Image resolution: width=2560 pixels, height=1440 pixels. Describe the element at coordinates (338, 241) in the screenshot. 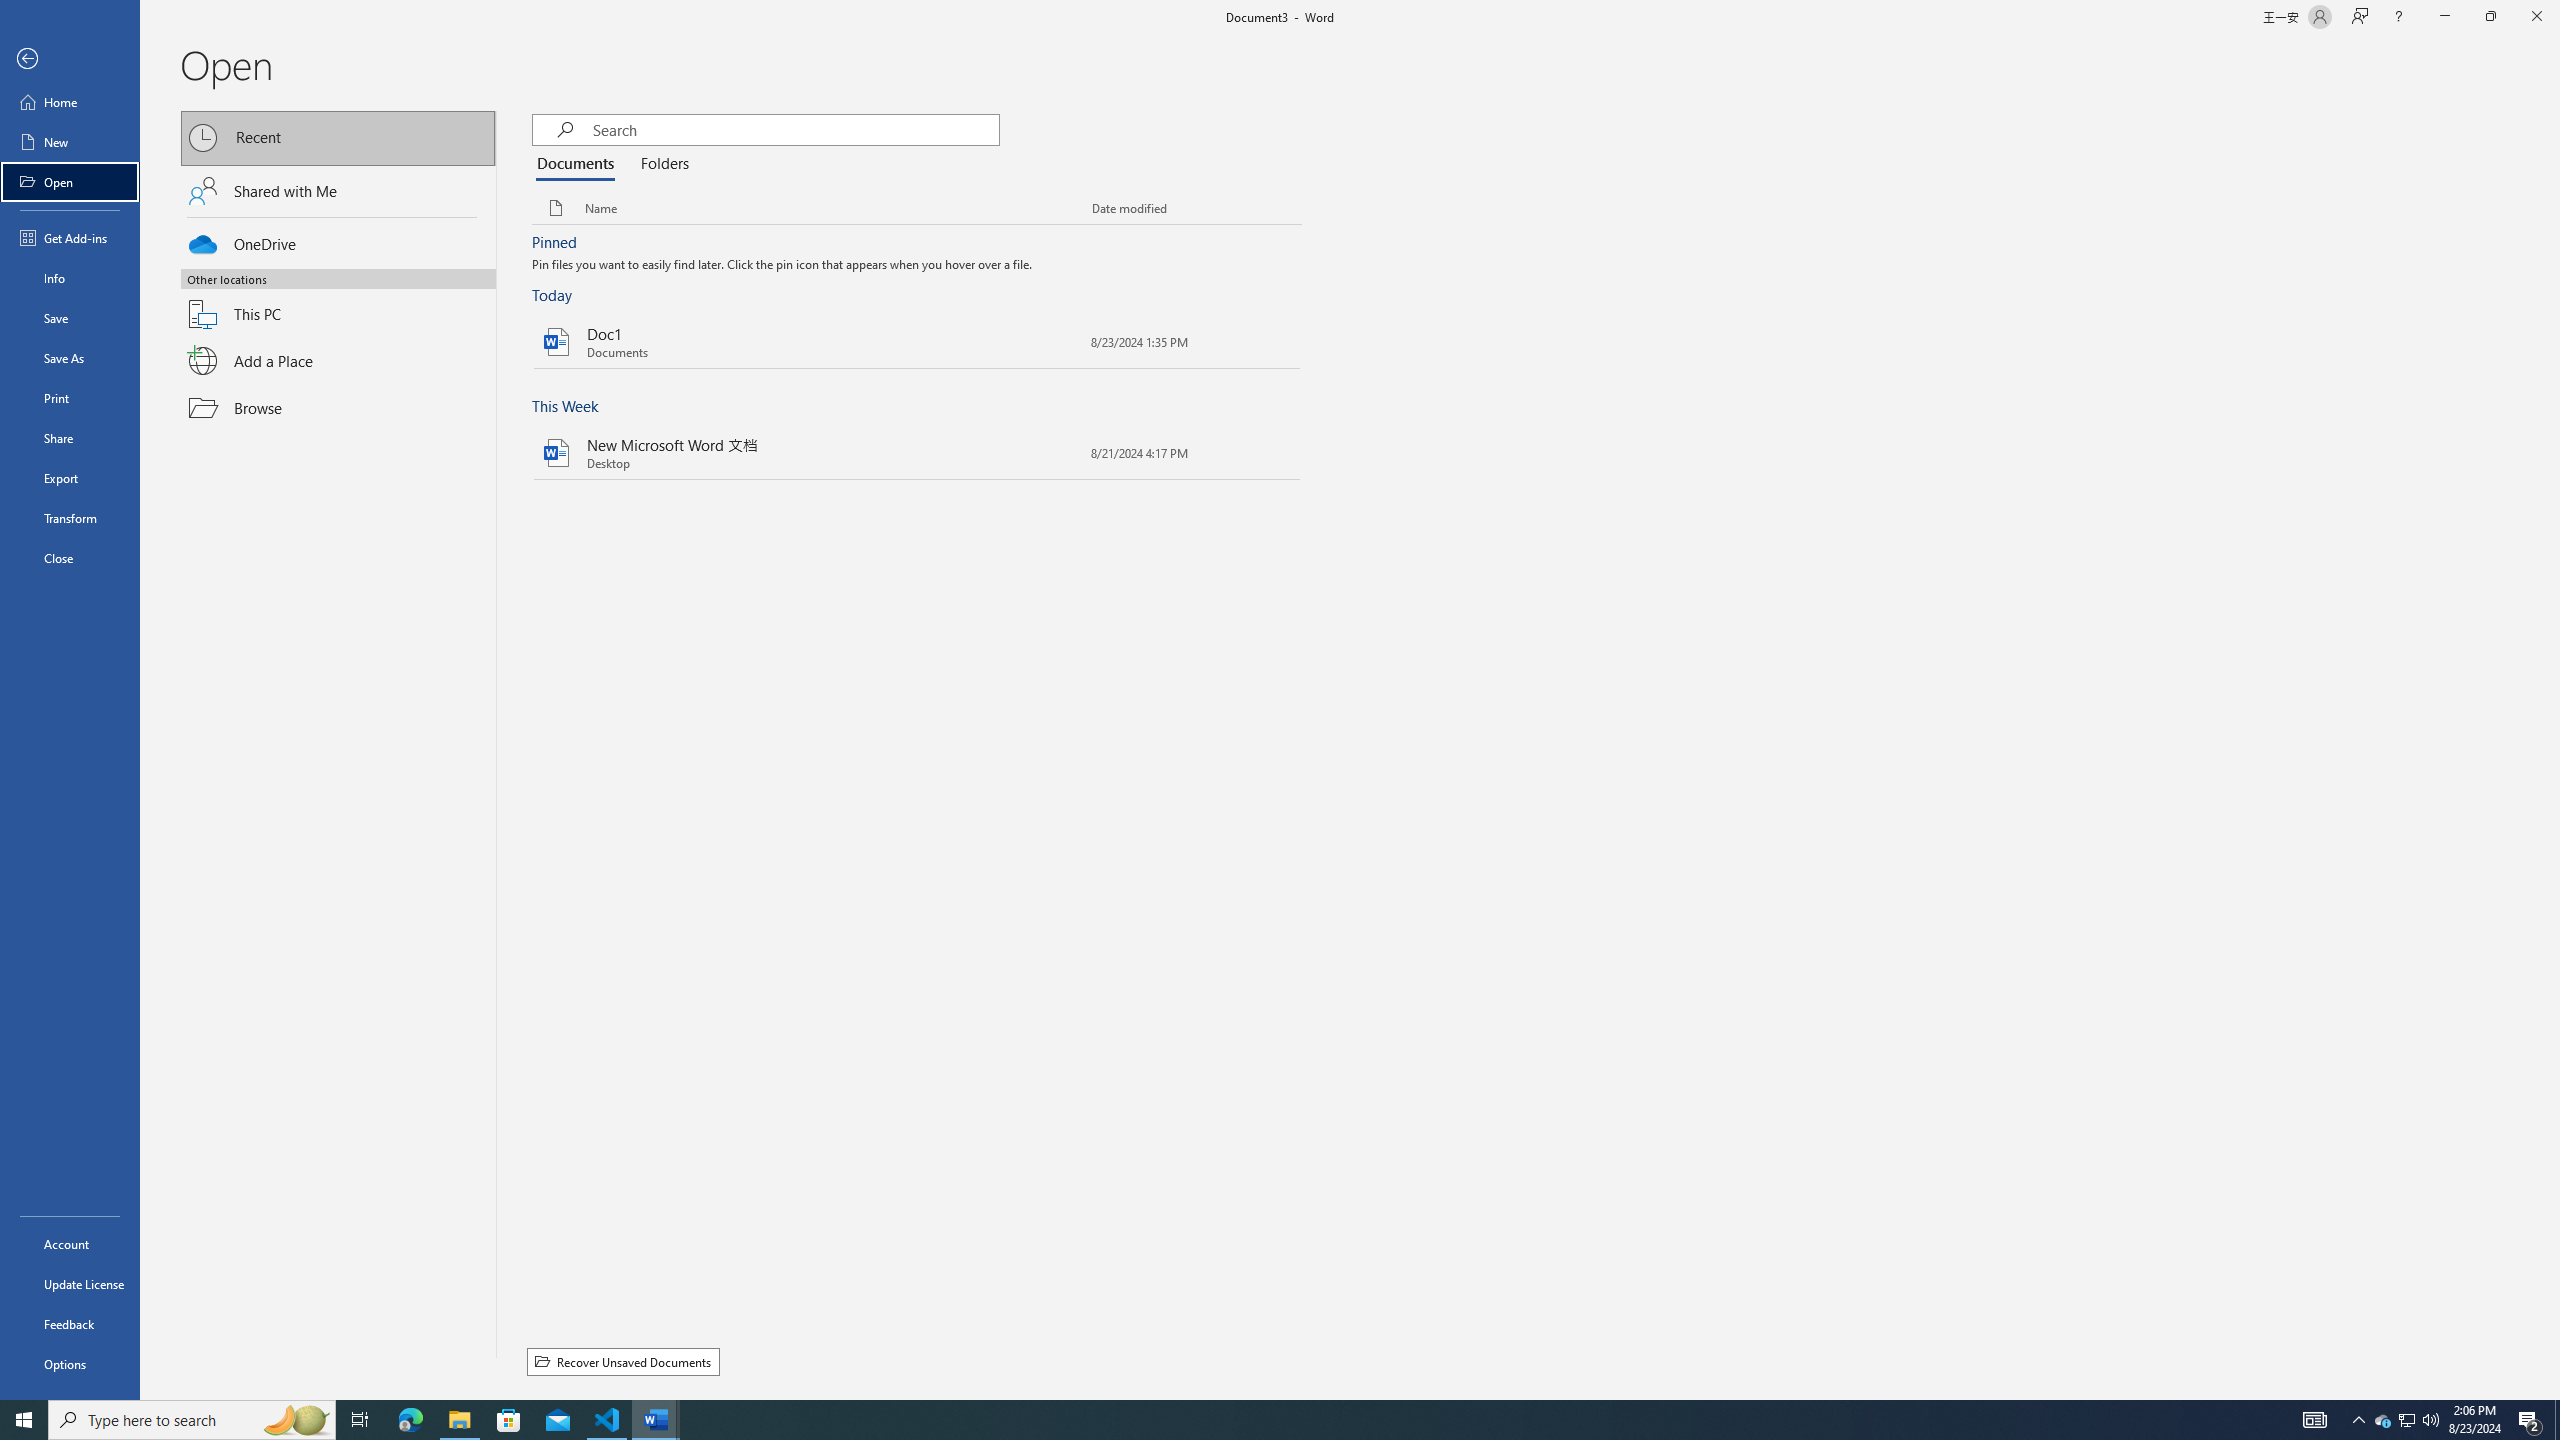

I see `'OneDrive'` at that location.